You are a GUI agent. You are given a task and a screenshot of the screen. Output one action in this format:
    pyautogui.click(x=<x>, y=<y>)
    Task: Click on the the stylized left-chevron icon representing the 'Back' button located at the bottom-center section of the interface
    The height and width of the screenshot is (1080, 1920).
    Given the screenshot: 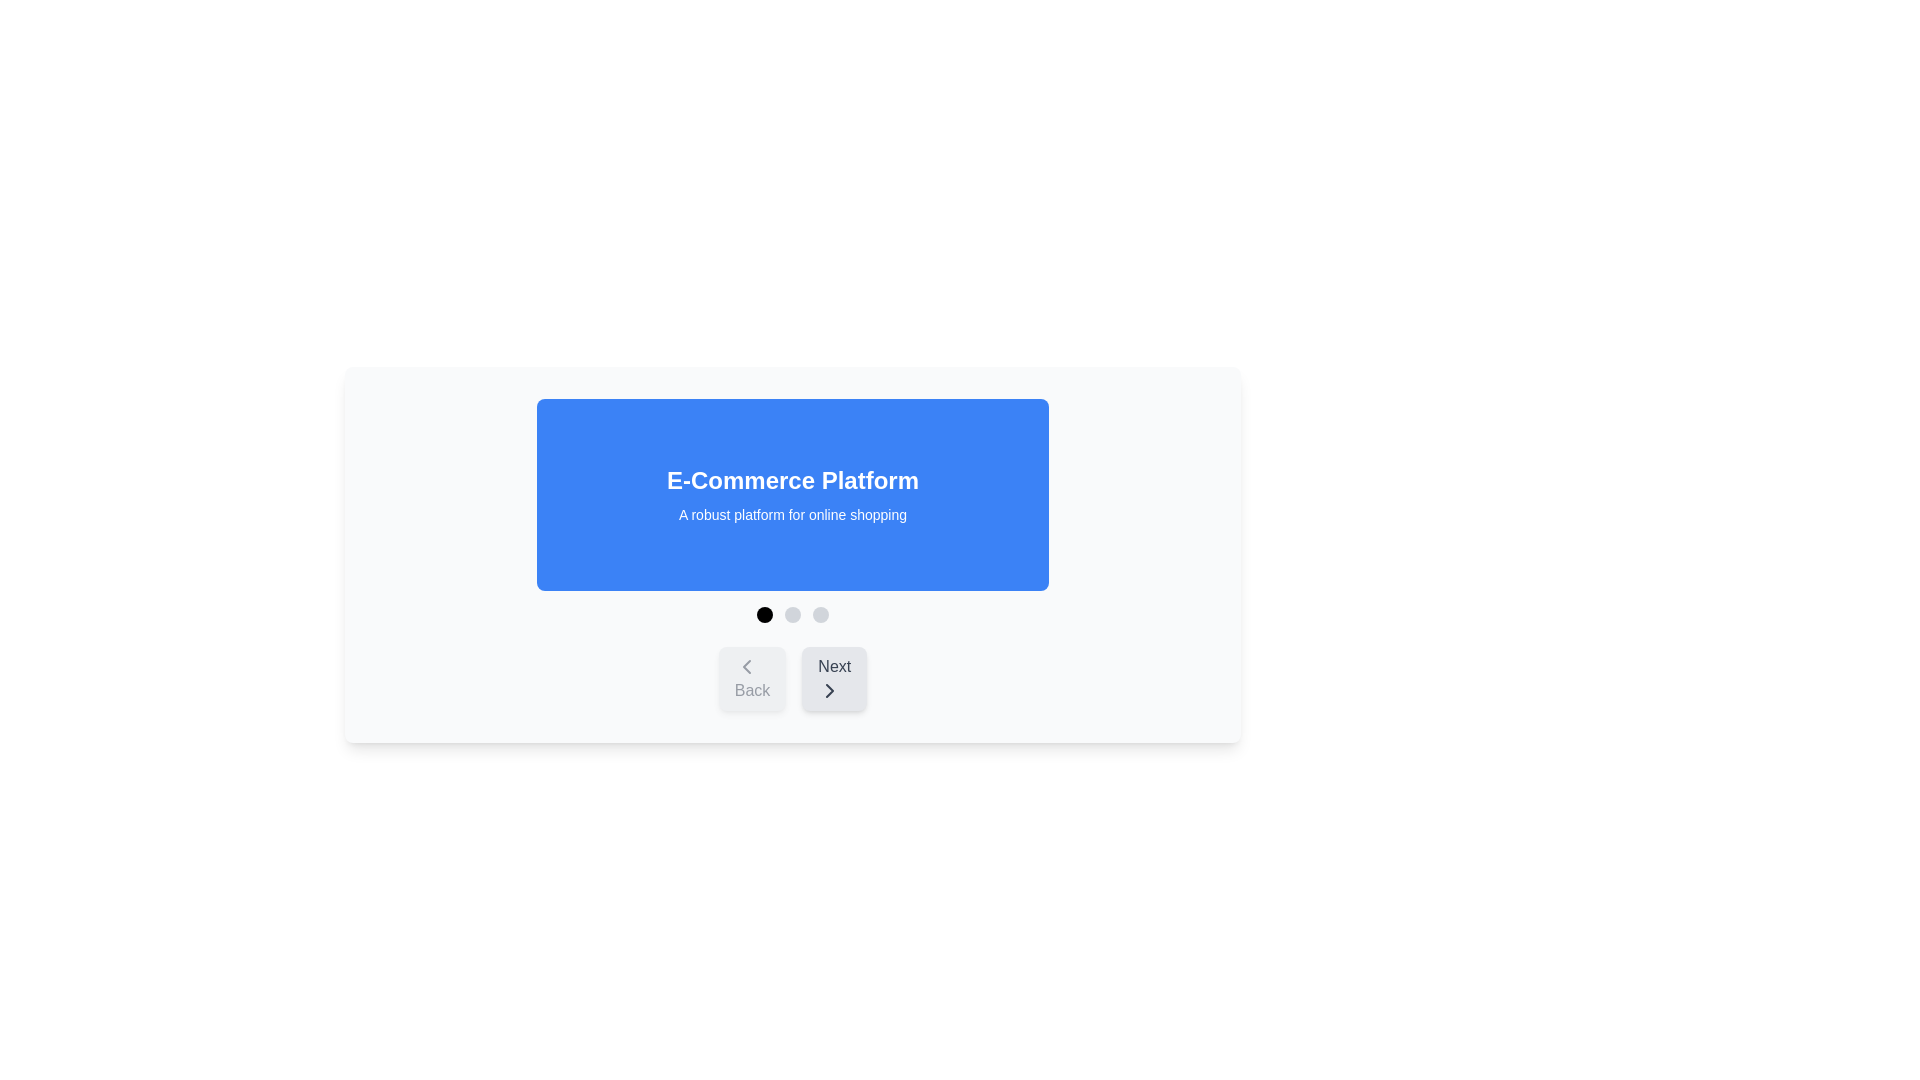 What is the action you would take?
    pyautogui.click(x=745, y=667)
    